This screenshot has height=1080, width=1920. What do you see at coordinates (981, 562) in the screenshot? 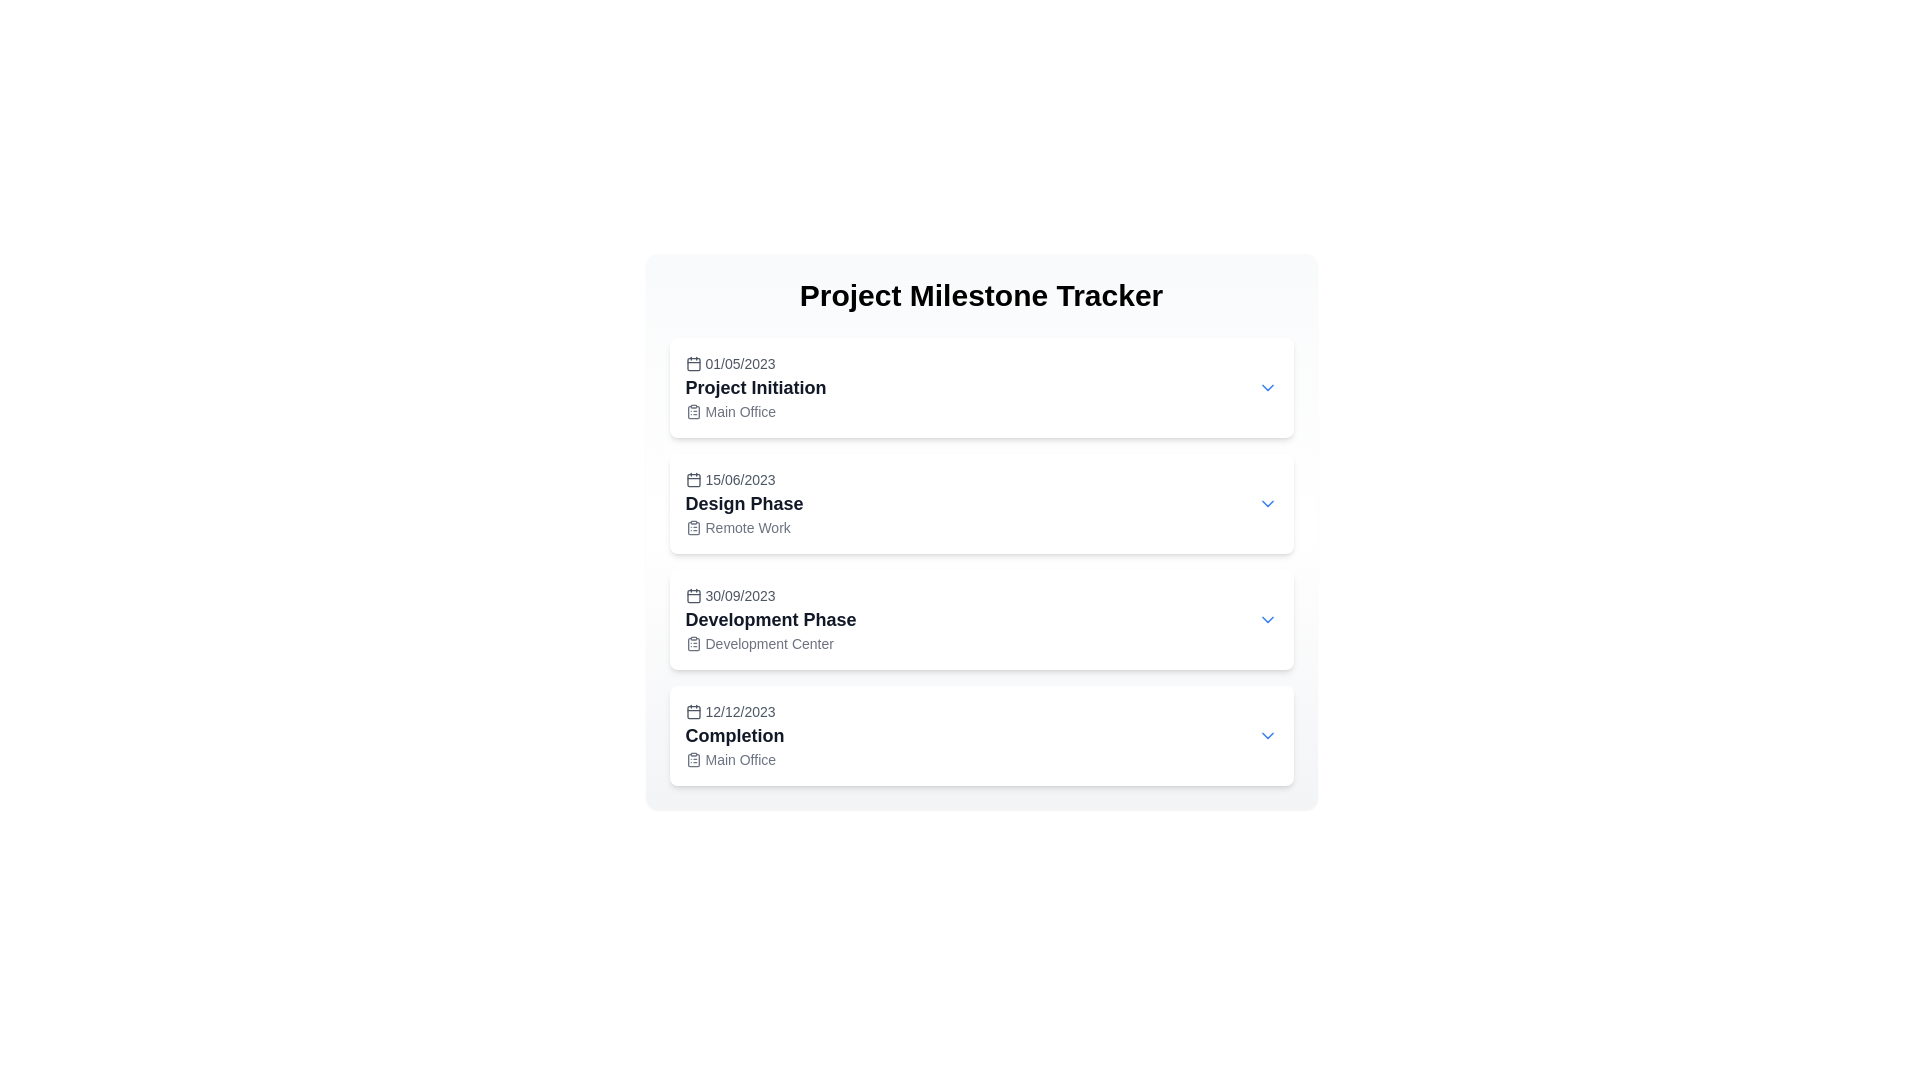
I see `the third Card component in the 'Project Milestone Tracker' section` at bounding box center [981, 562].